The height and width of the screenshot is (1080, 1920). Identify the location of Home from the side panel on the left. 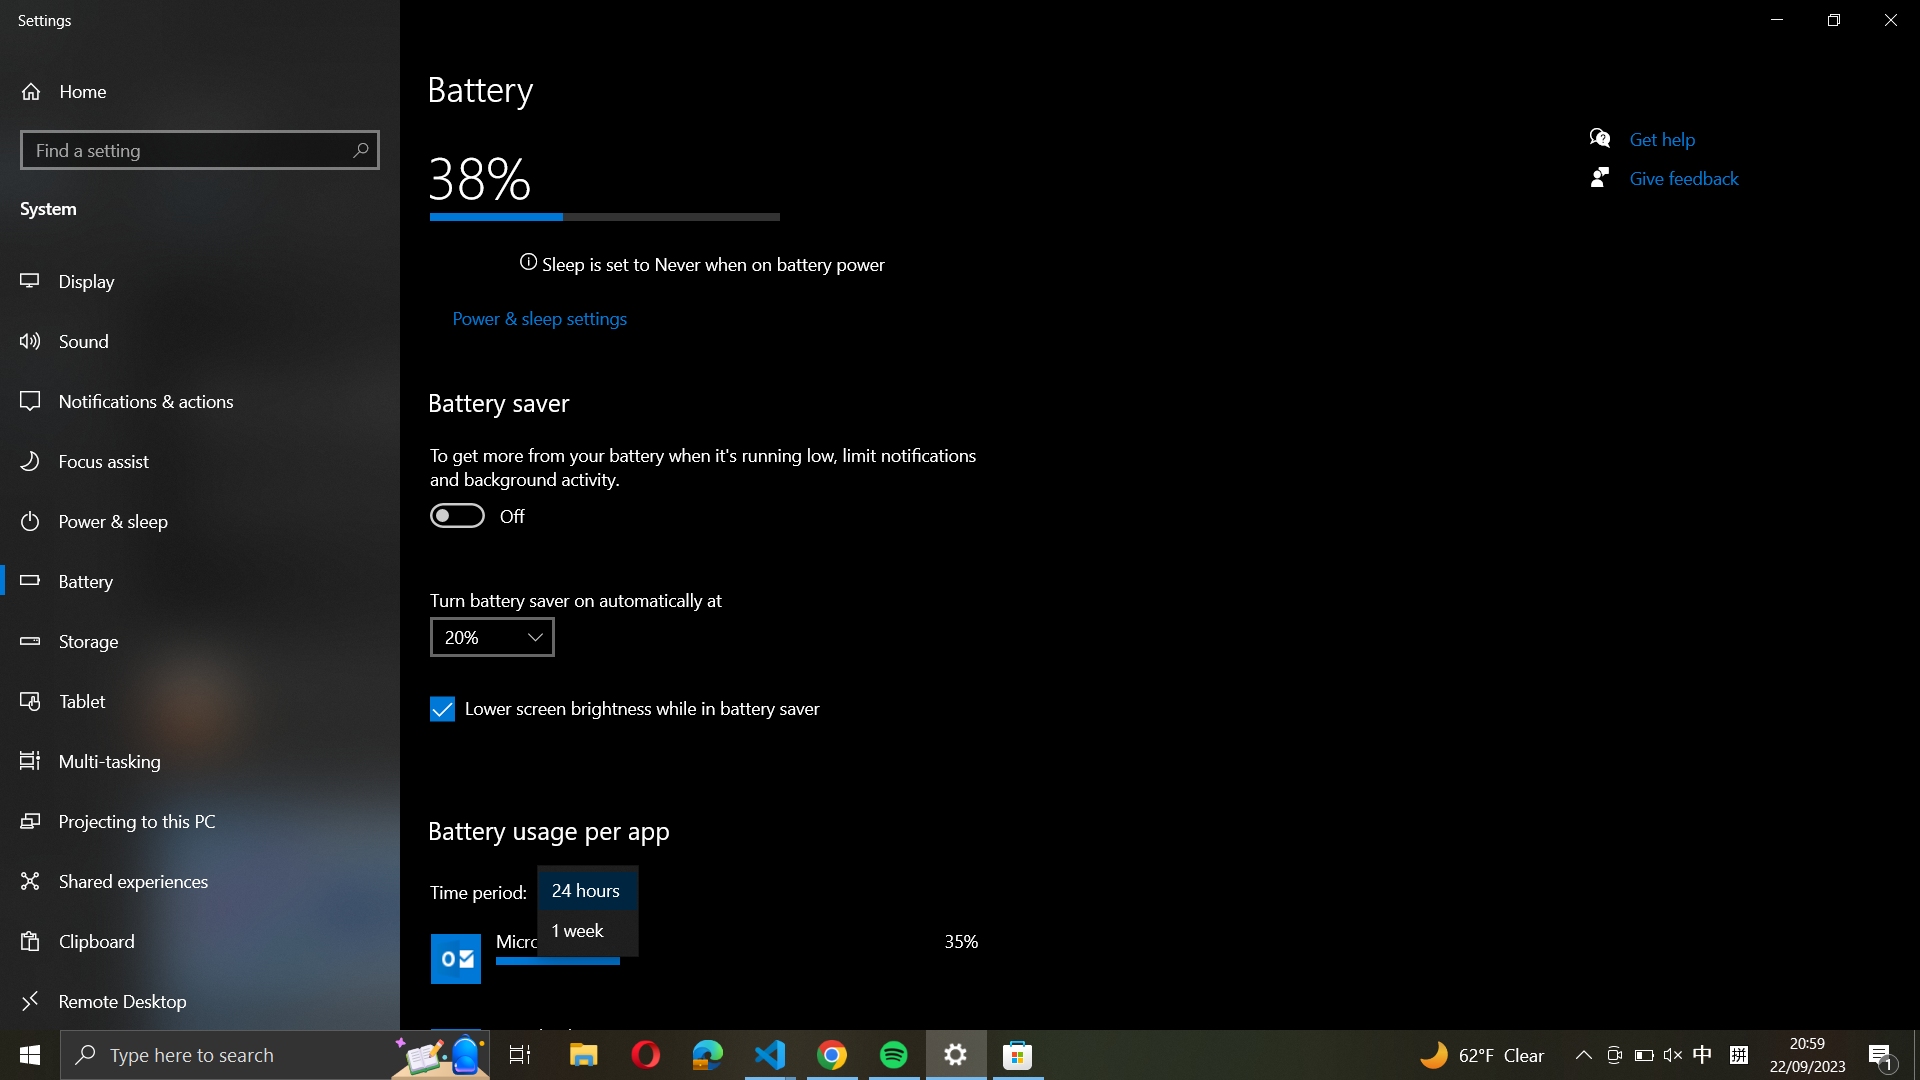
(96, 91).